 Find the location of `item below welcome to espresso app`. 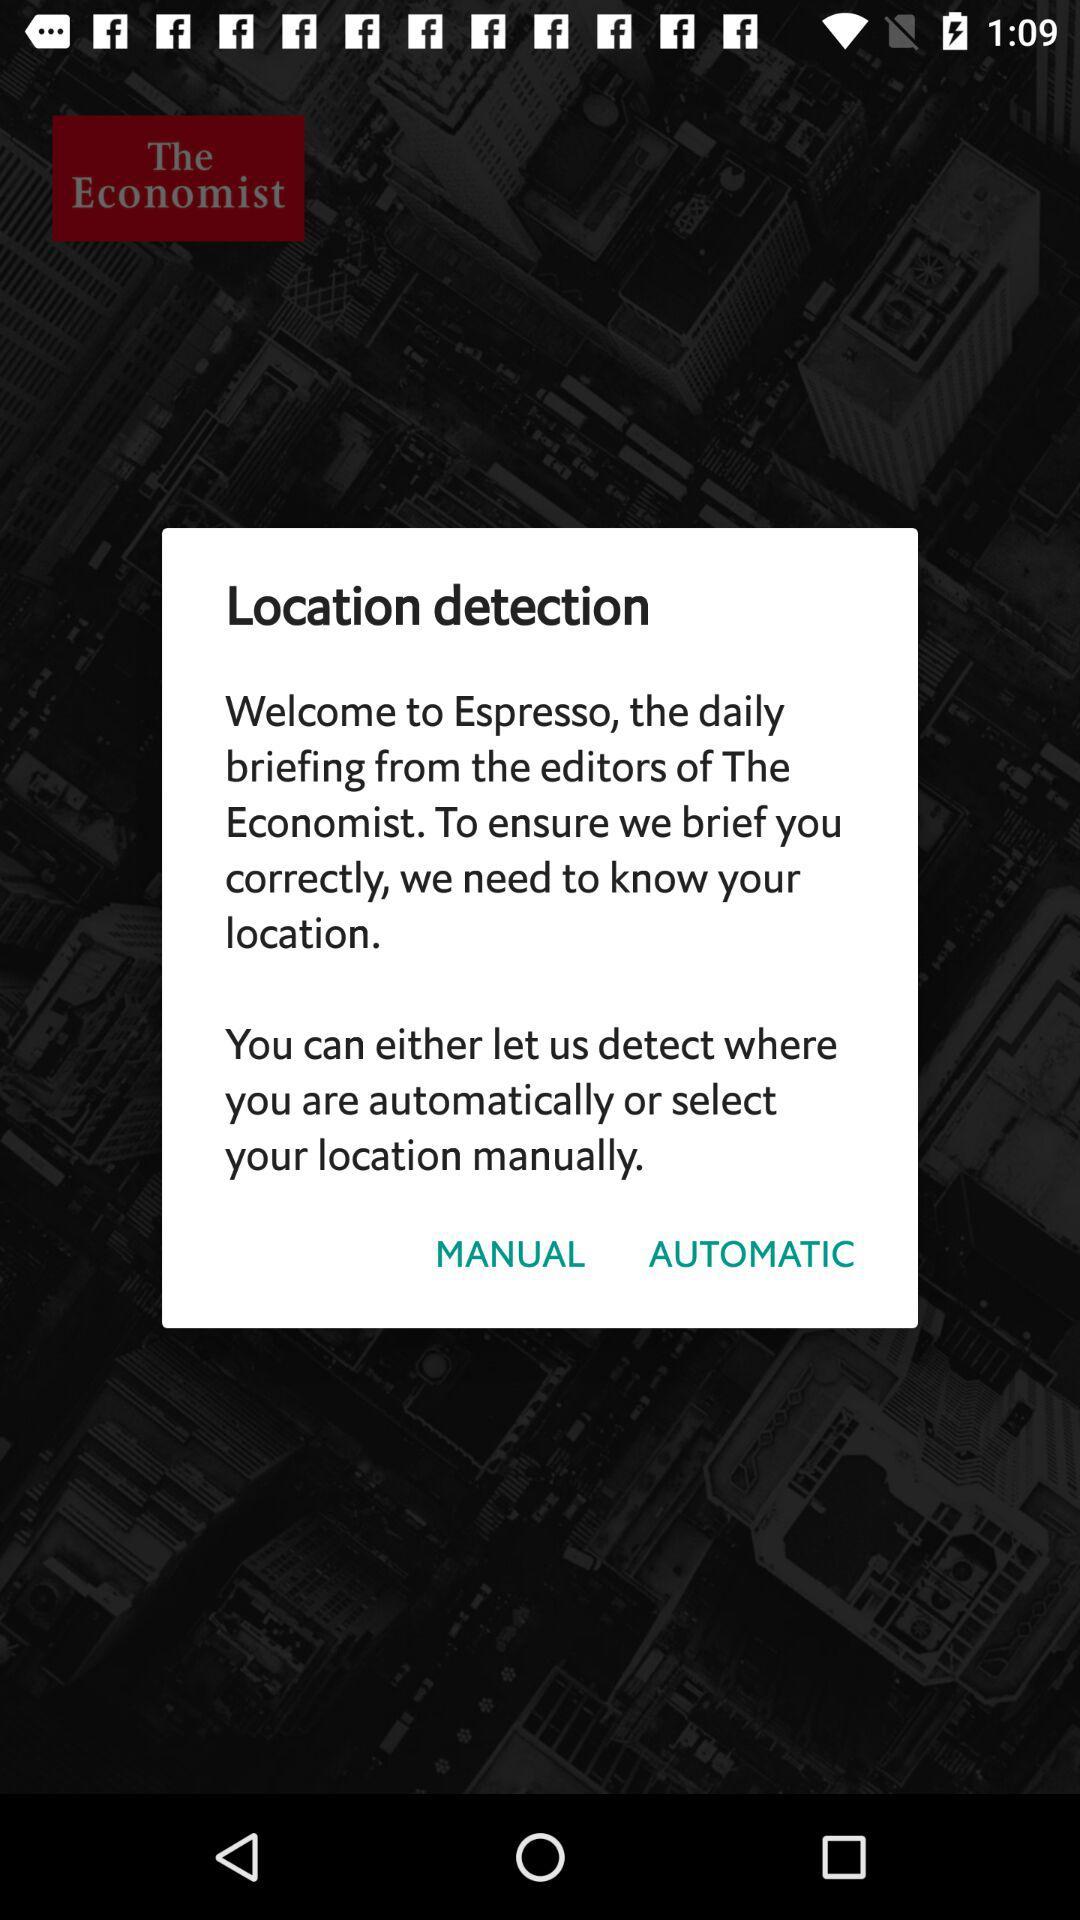

item below welcome to espresso app is located at coordinates (751, 1253).